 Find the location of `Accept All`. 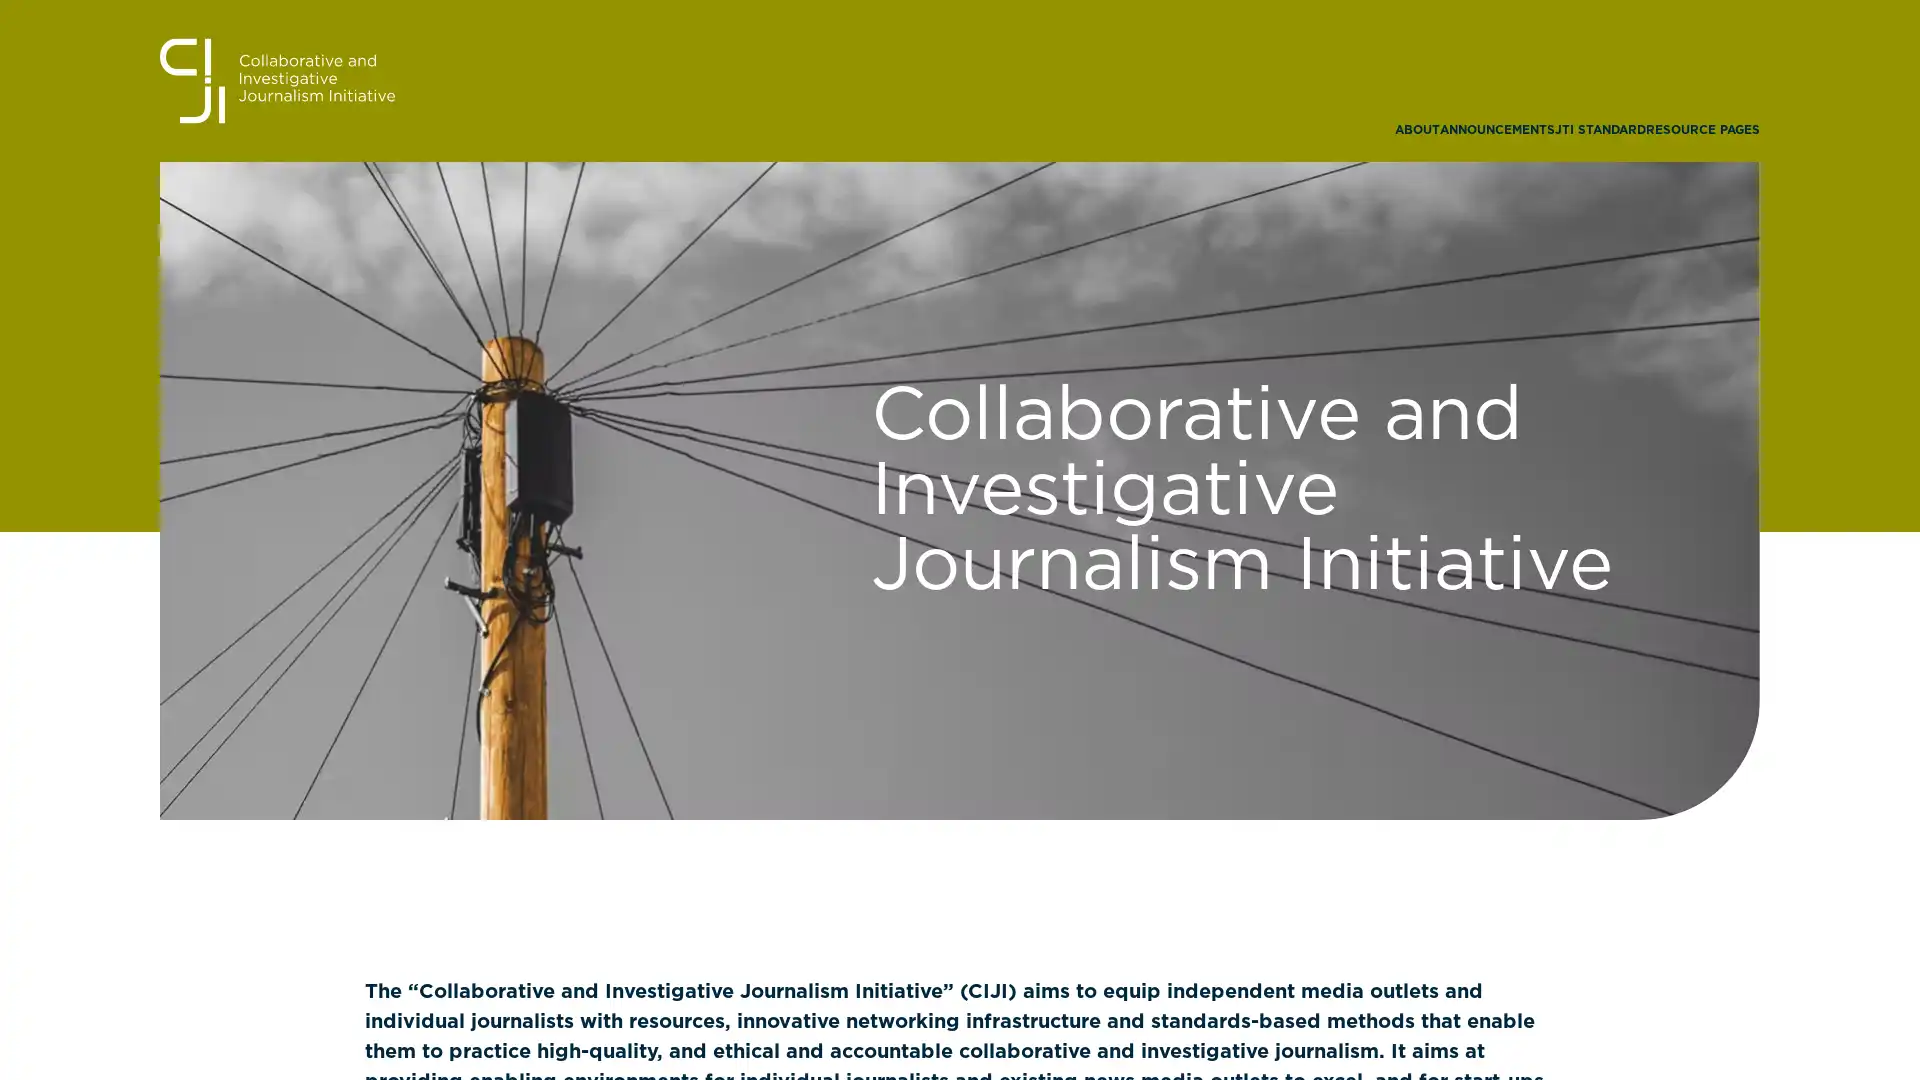

Accept All is located at coordinates (1156, 678).